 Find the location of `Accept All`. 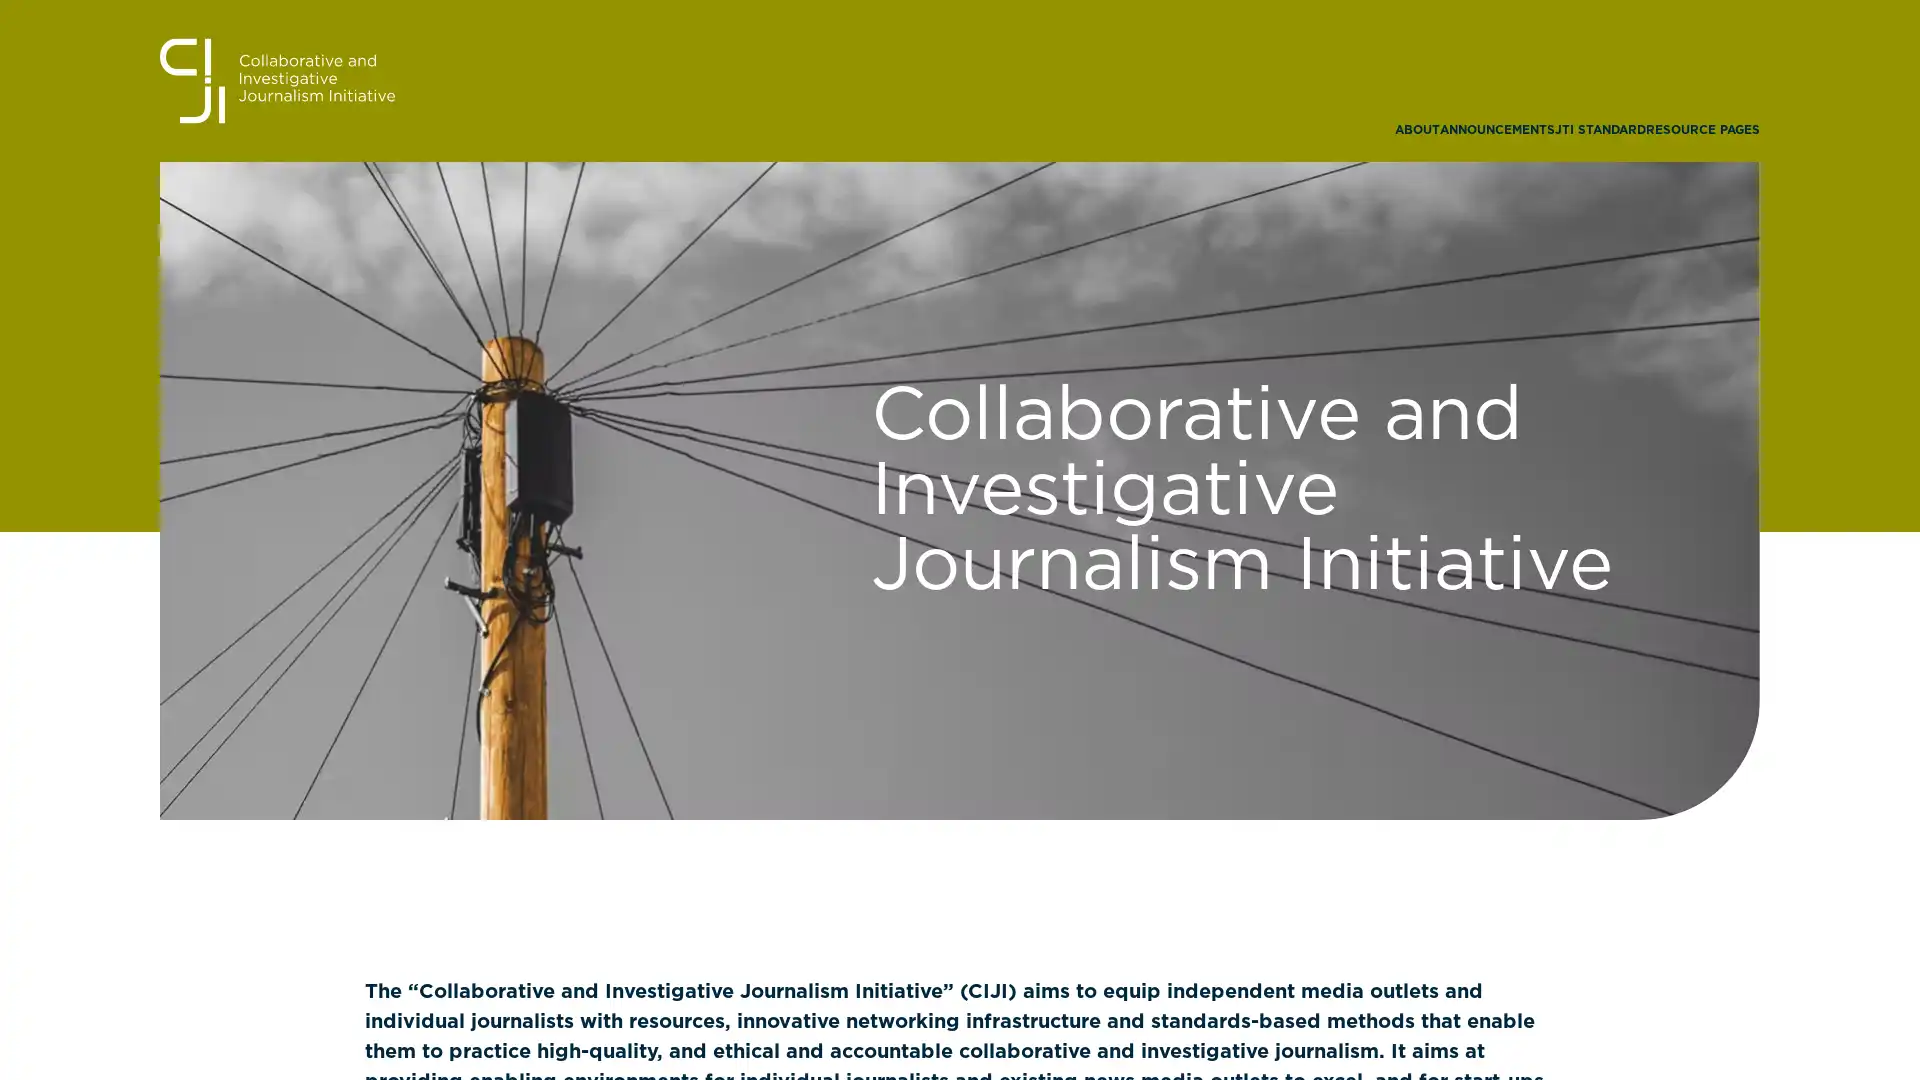

Accept All is located at coordinates (1156, 678).